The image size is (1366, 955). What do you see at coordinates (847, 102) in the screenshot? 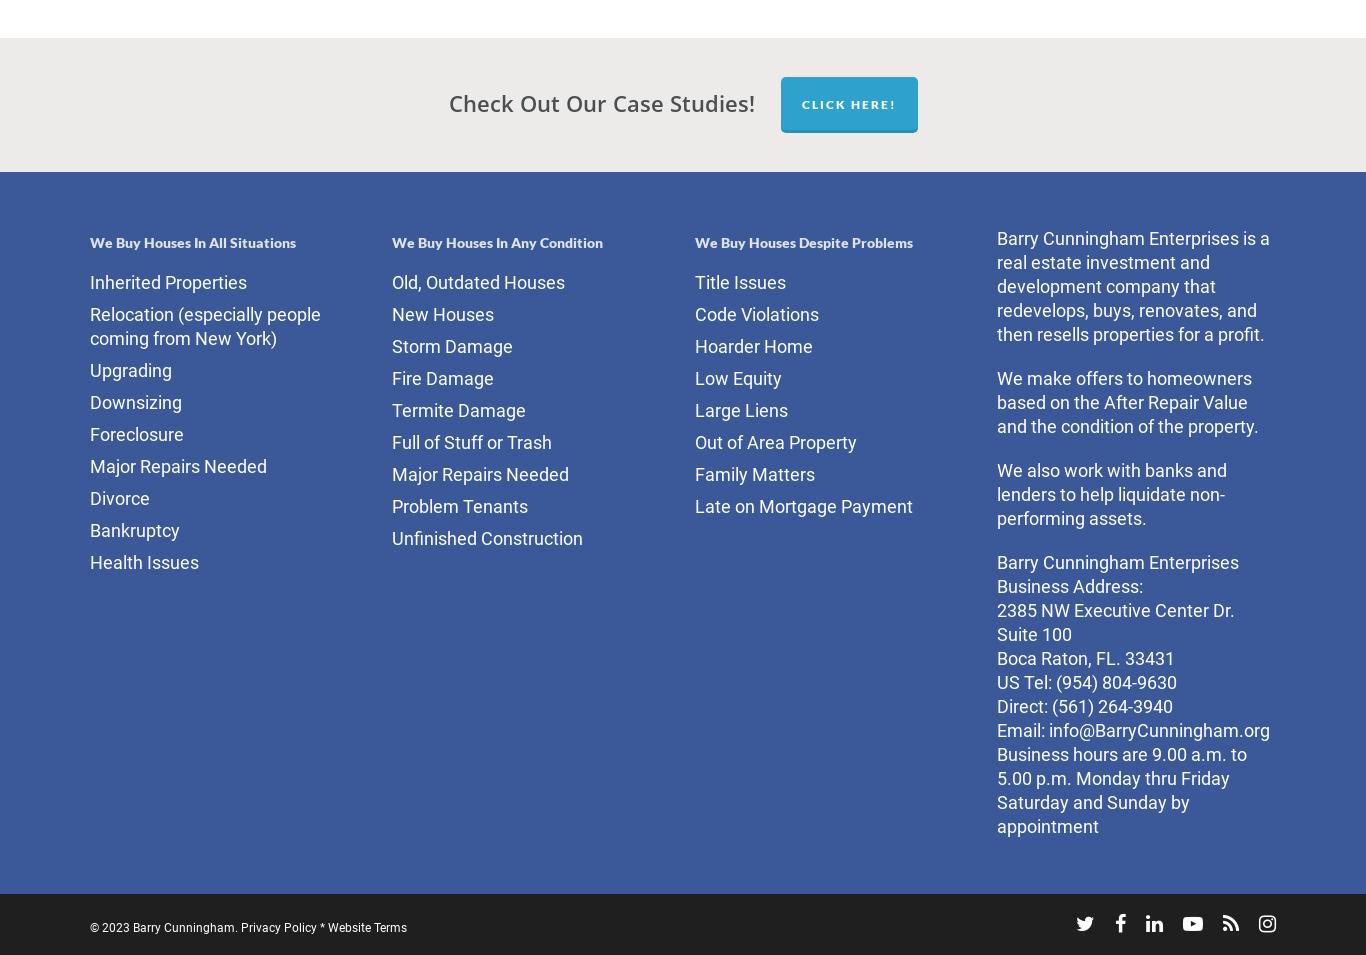
I see `'Click Here!'` at bounding box center [847, 102].